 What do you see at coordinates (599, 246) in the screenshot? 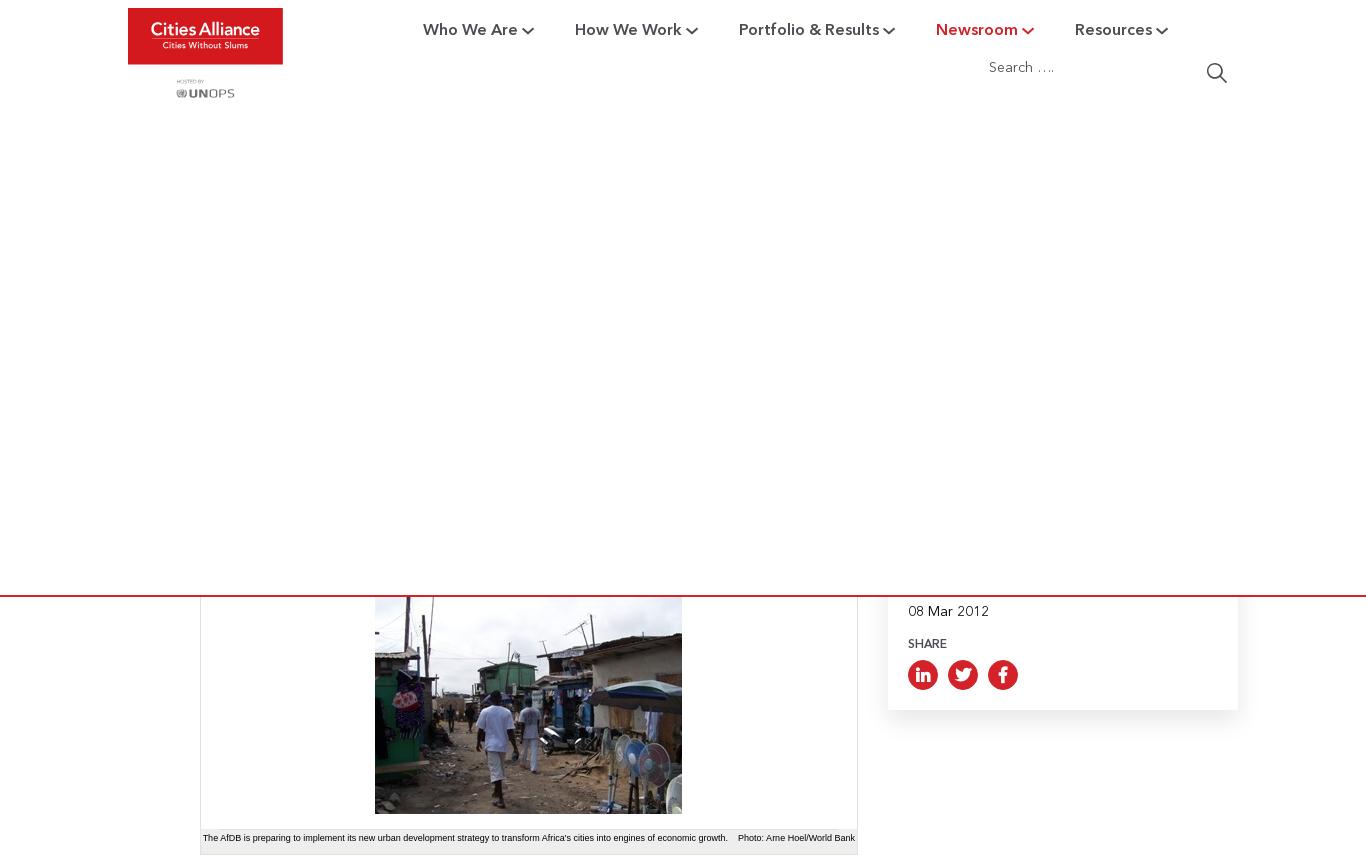
I see `'Cities Alliance Results'` at bounding box center [599, 246].